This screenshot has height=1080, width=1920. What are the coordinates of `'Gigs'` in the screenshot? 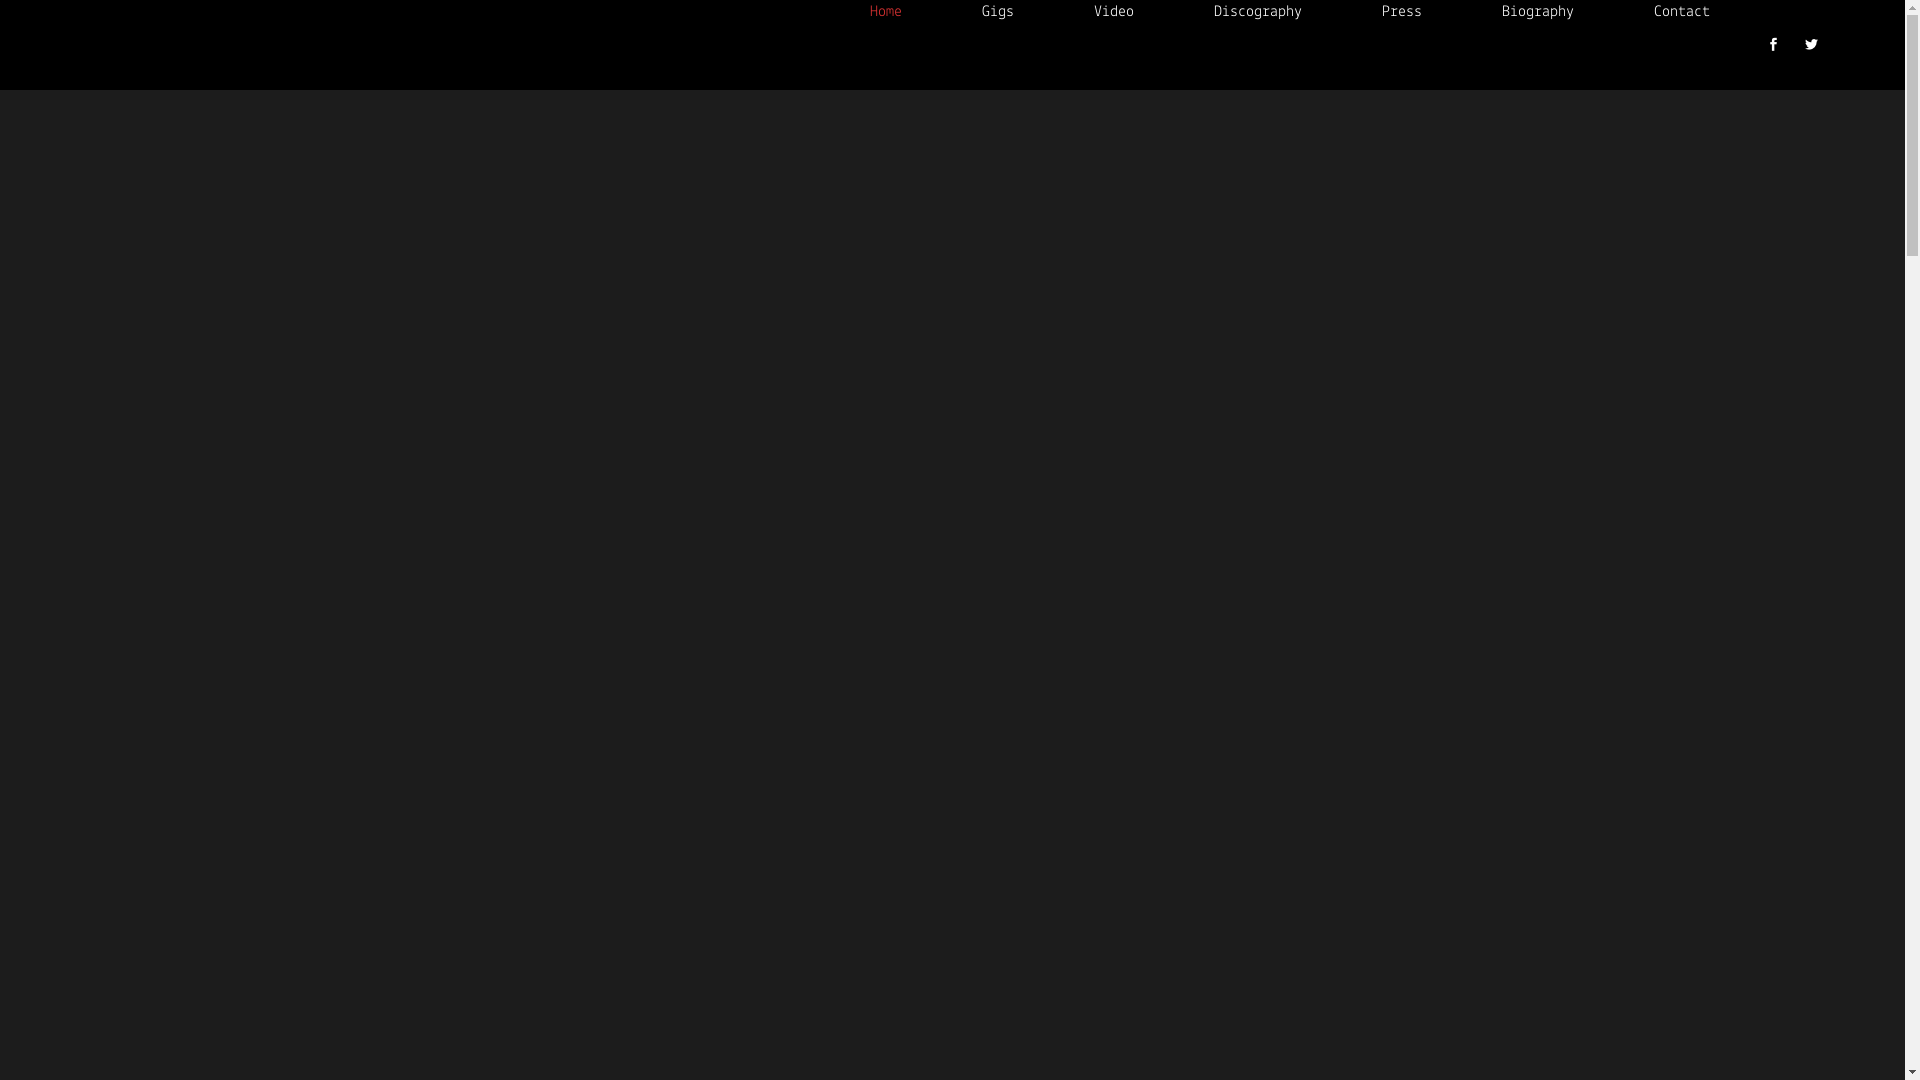 It's located at (998, 11).